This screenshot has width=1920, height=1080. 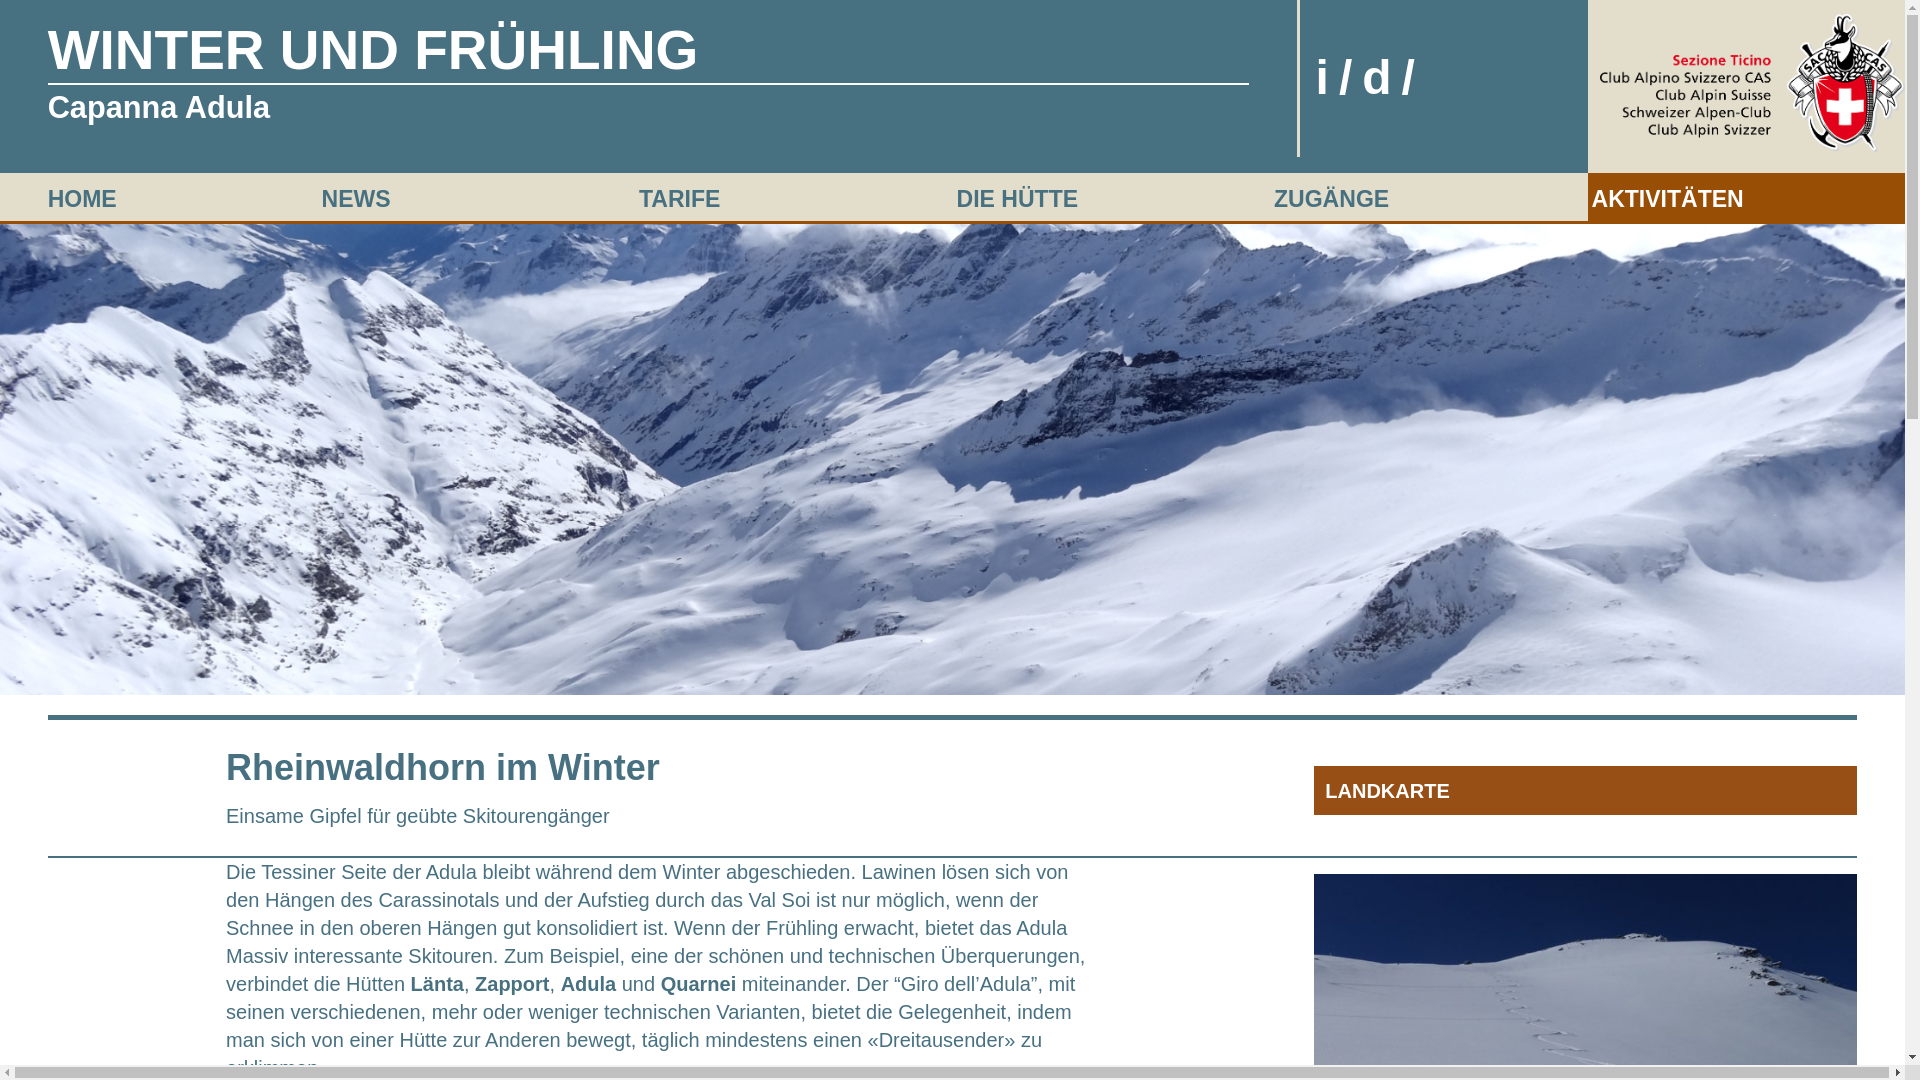 What do you see at coordinates (679, 199) in the screenshot?
I see `'TARIFE'` at bounding box center [679, 199].